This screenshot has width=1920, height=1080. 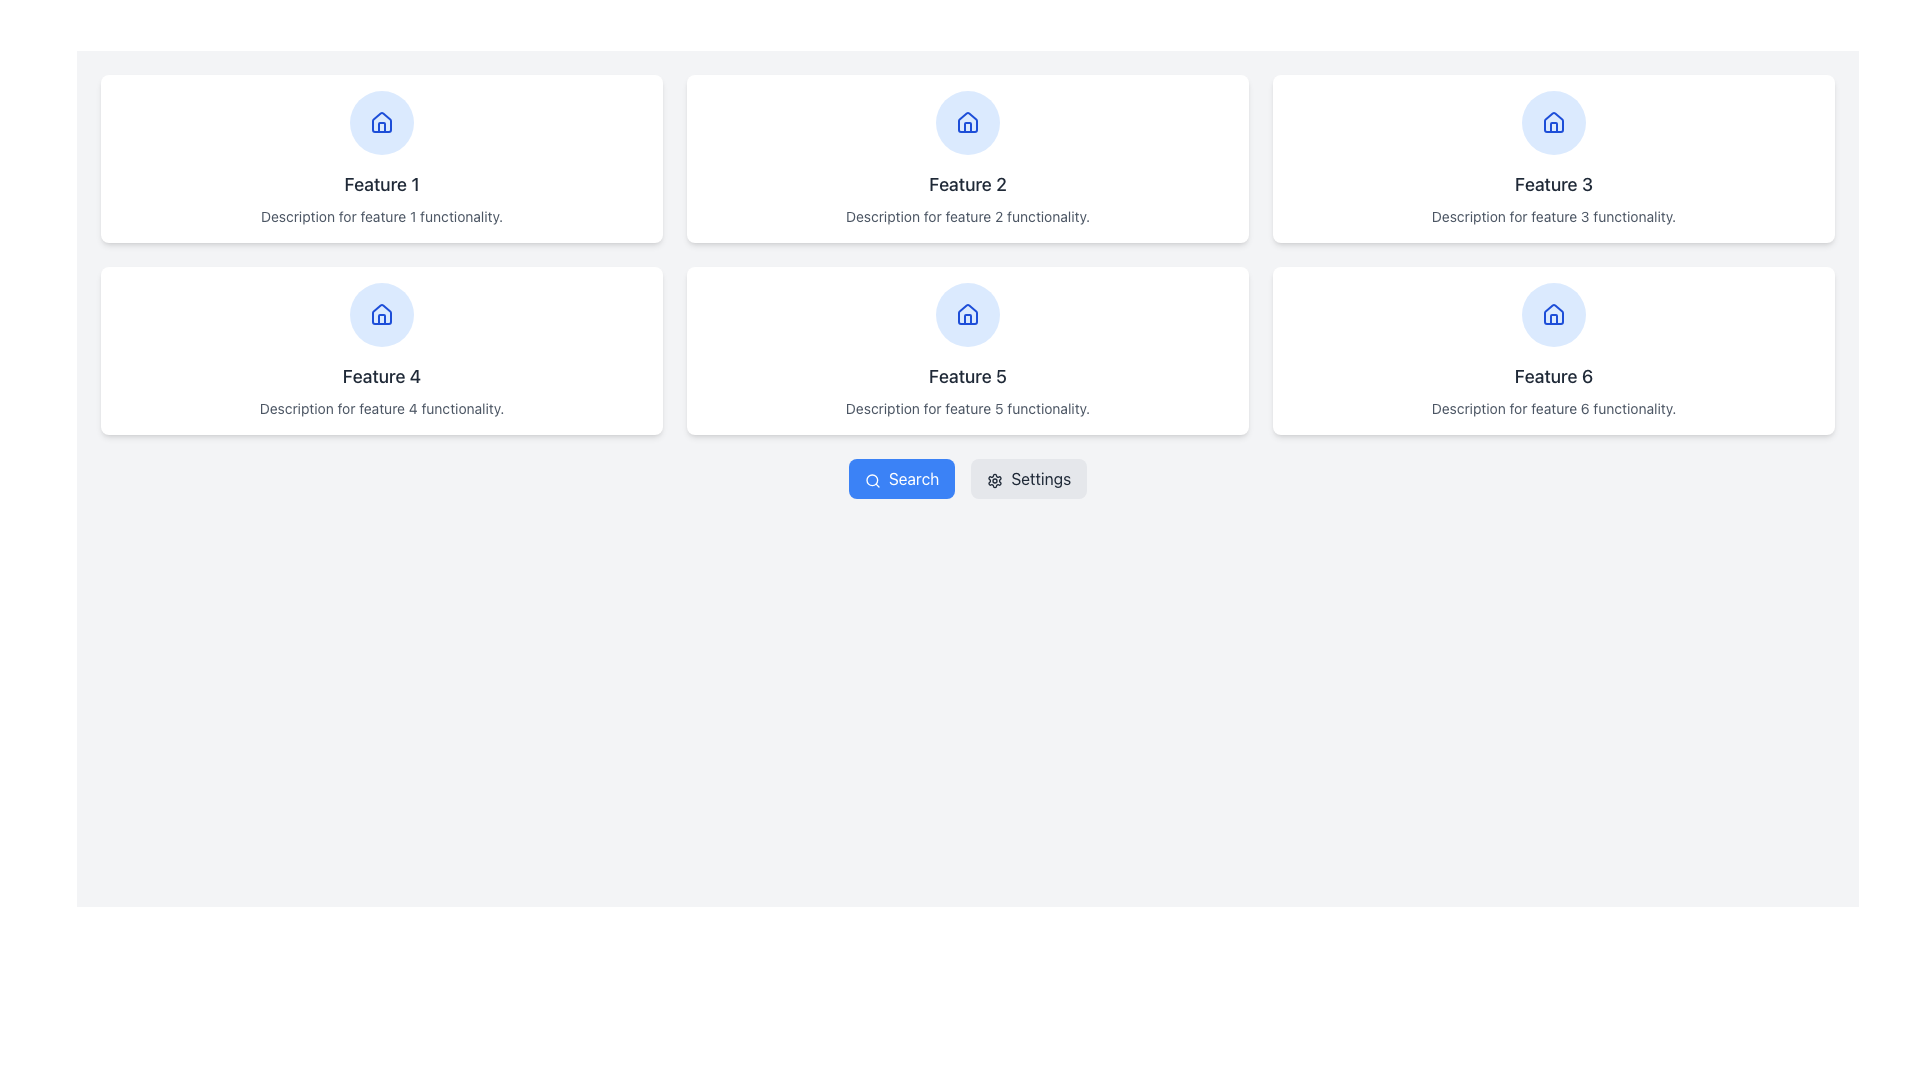 I want to click on the search icon located within the 'Search' button, positioned to the left of the text 'Search' at the bottom-center of the interface, so click(x=872, y=480).